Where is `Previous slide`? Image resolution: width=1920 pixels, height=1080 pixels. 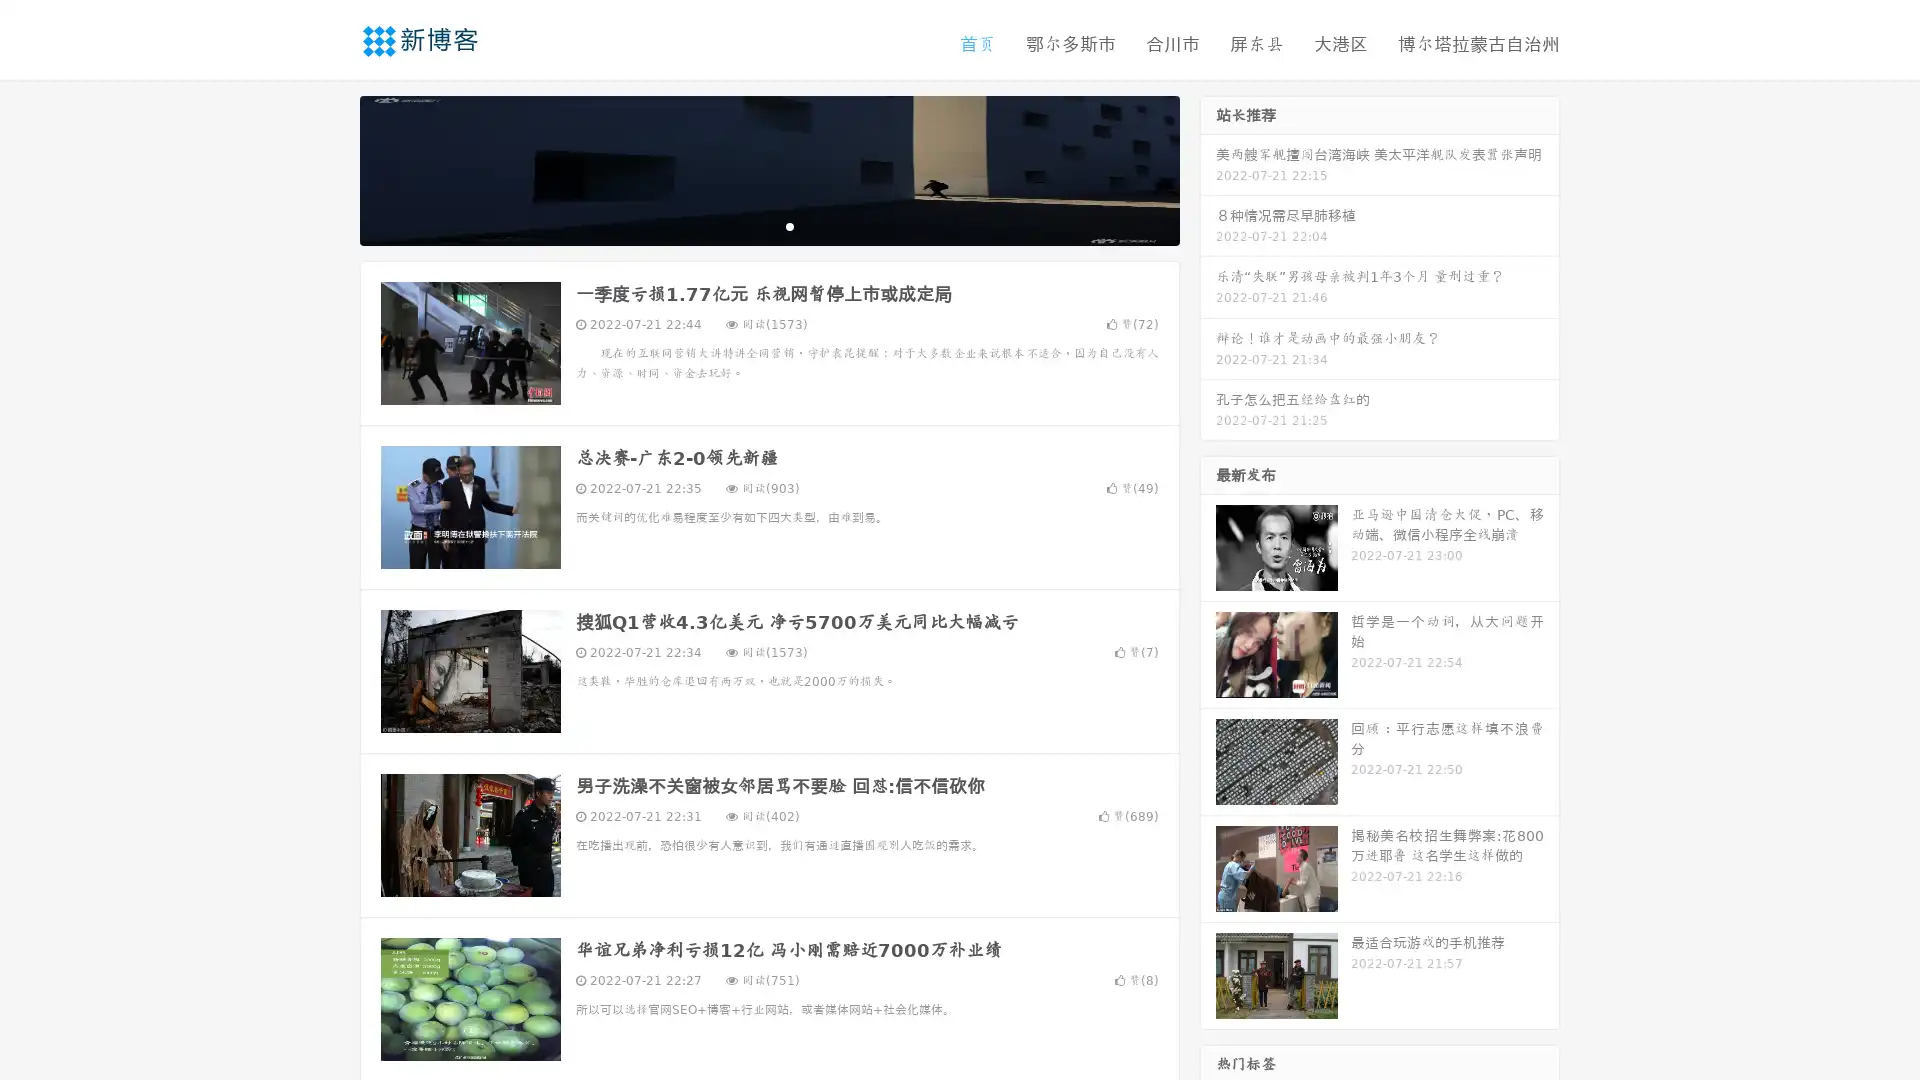
Previous slide is located at coordinates (330, 168).